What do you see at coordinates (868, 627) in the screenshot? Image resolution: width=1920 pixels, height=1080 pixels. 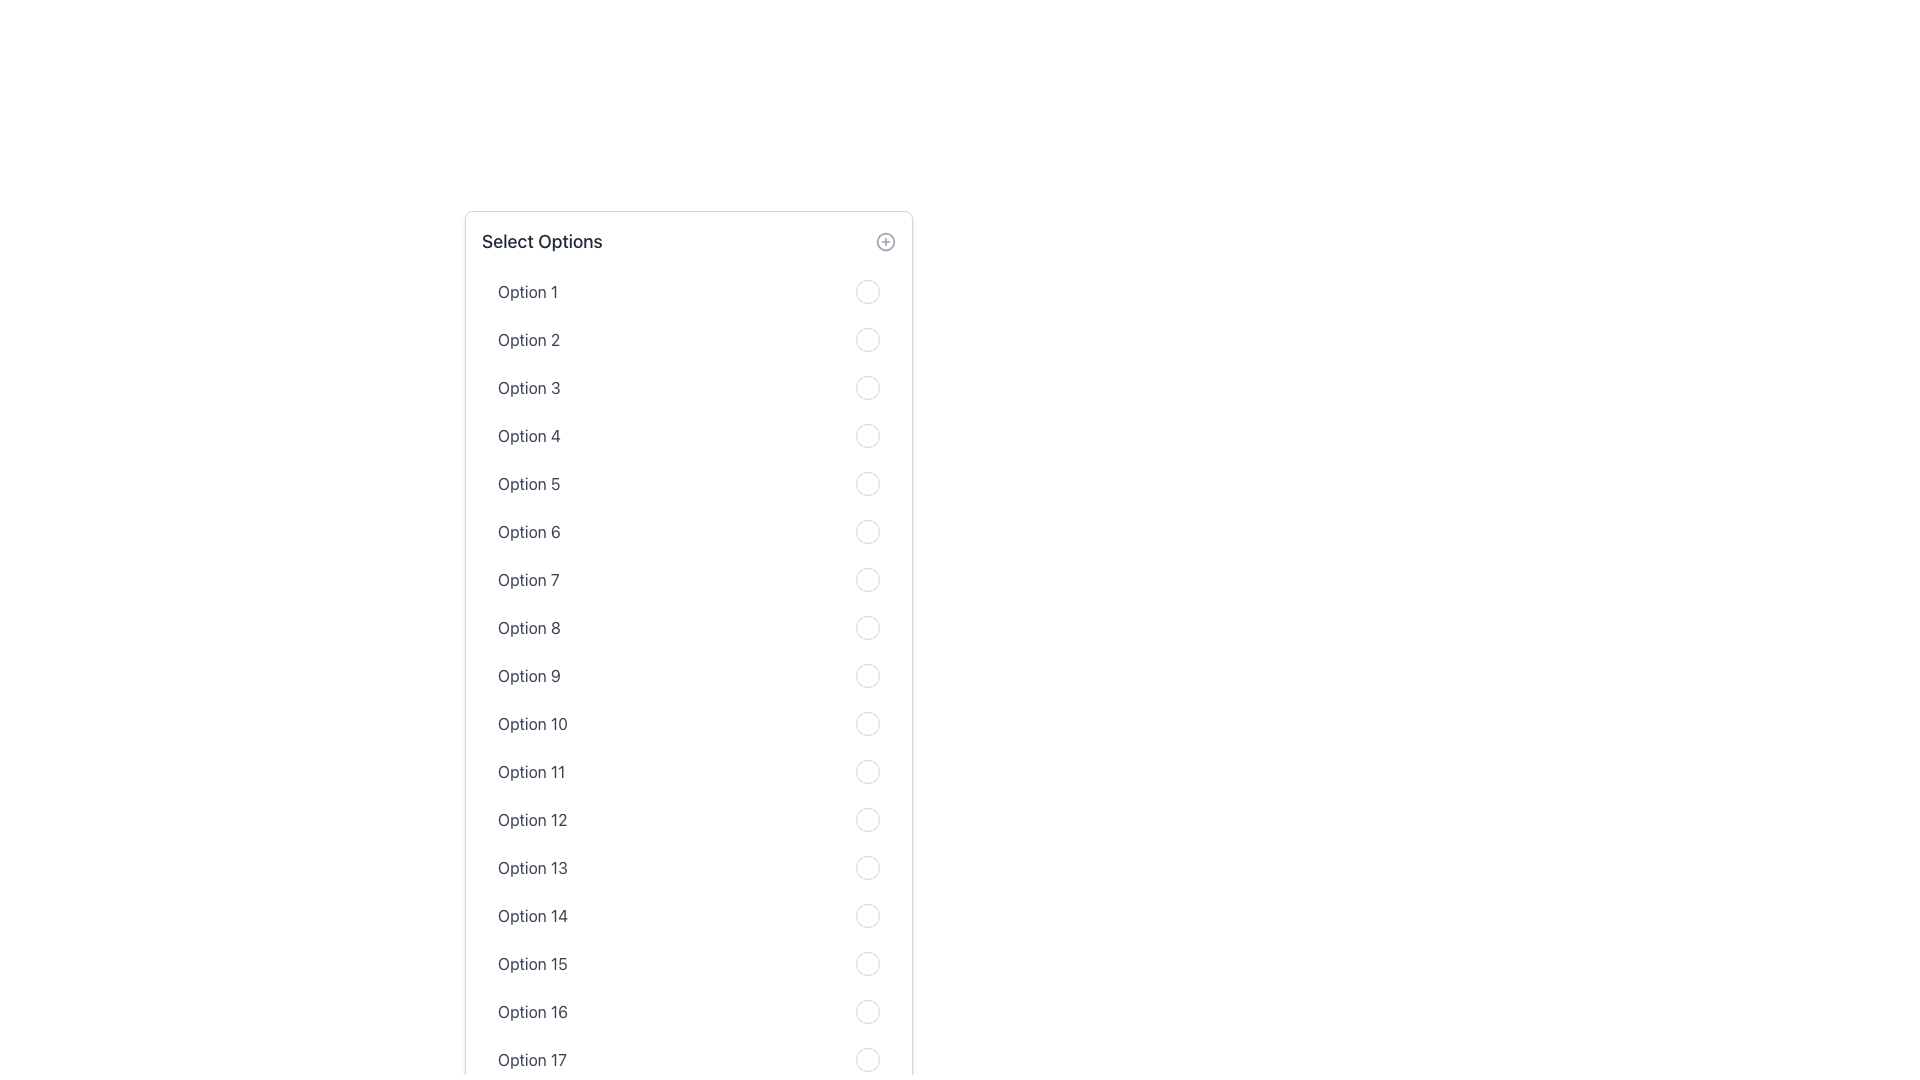 I see `the radio button corresponding to 'Option 8'` at bounding box center [868, 627].